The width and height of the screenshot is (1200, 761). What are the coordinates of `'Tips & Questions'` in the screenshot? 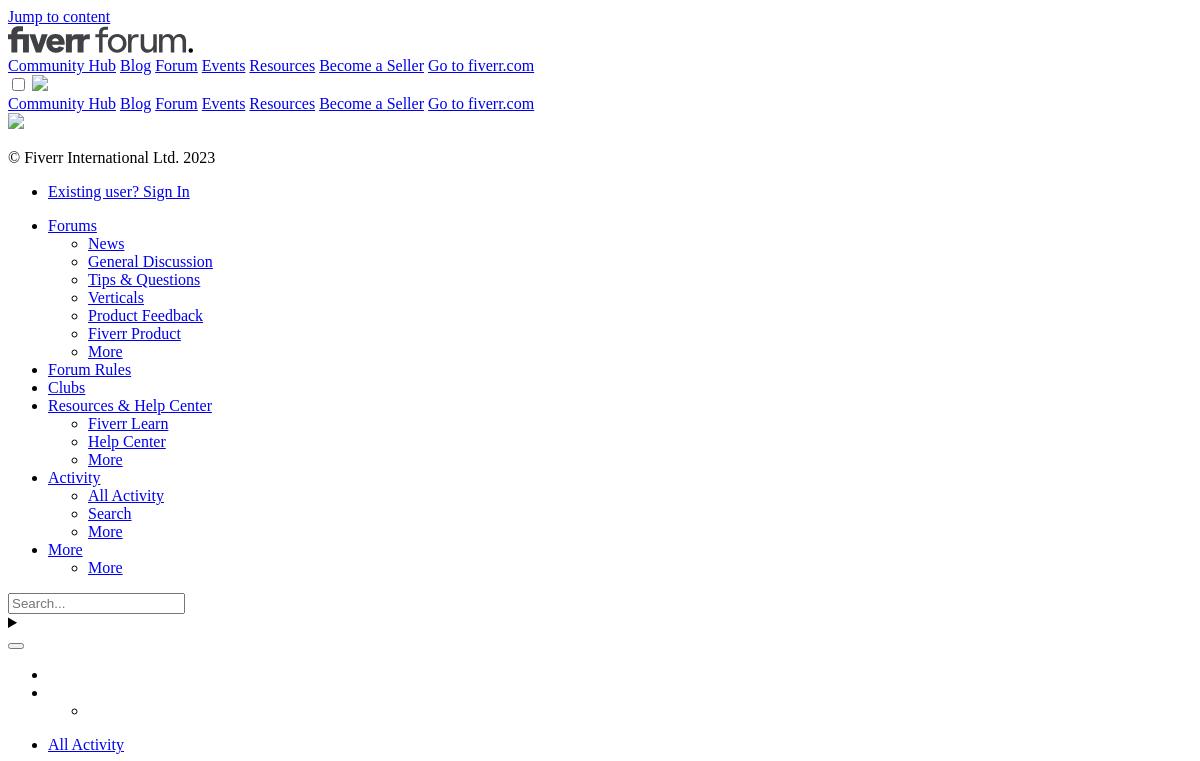 It's located at (144, 279).